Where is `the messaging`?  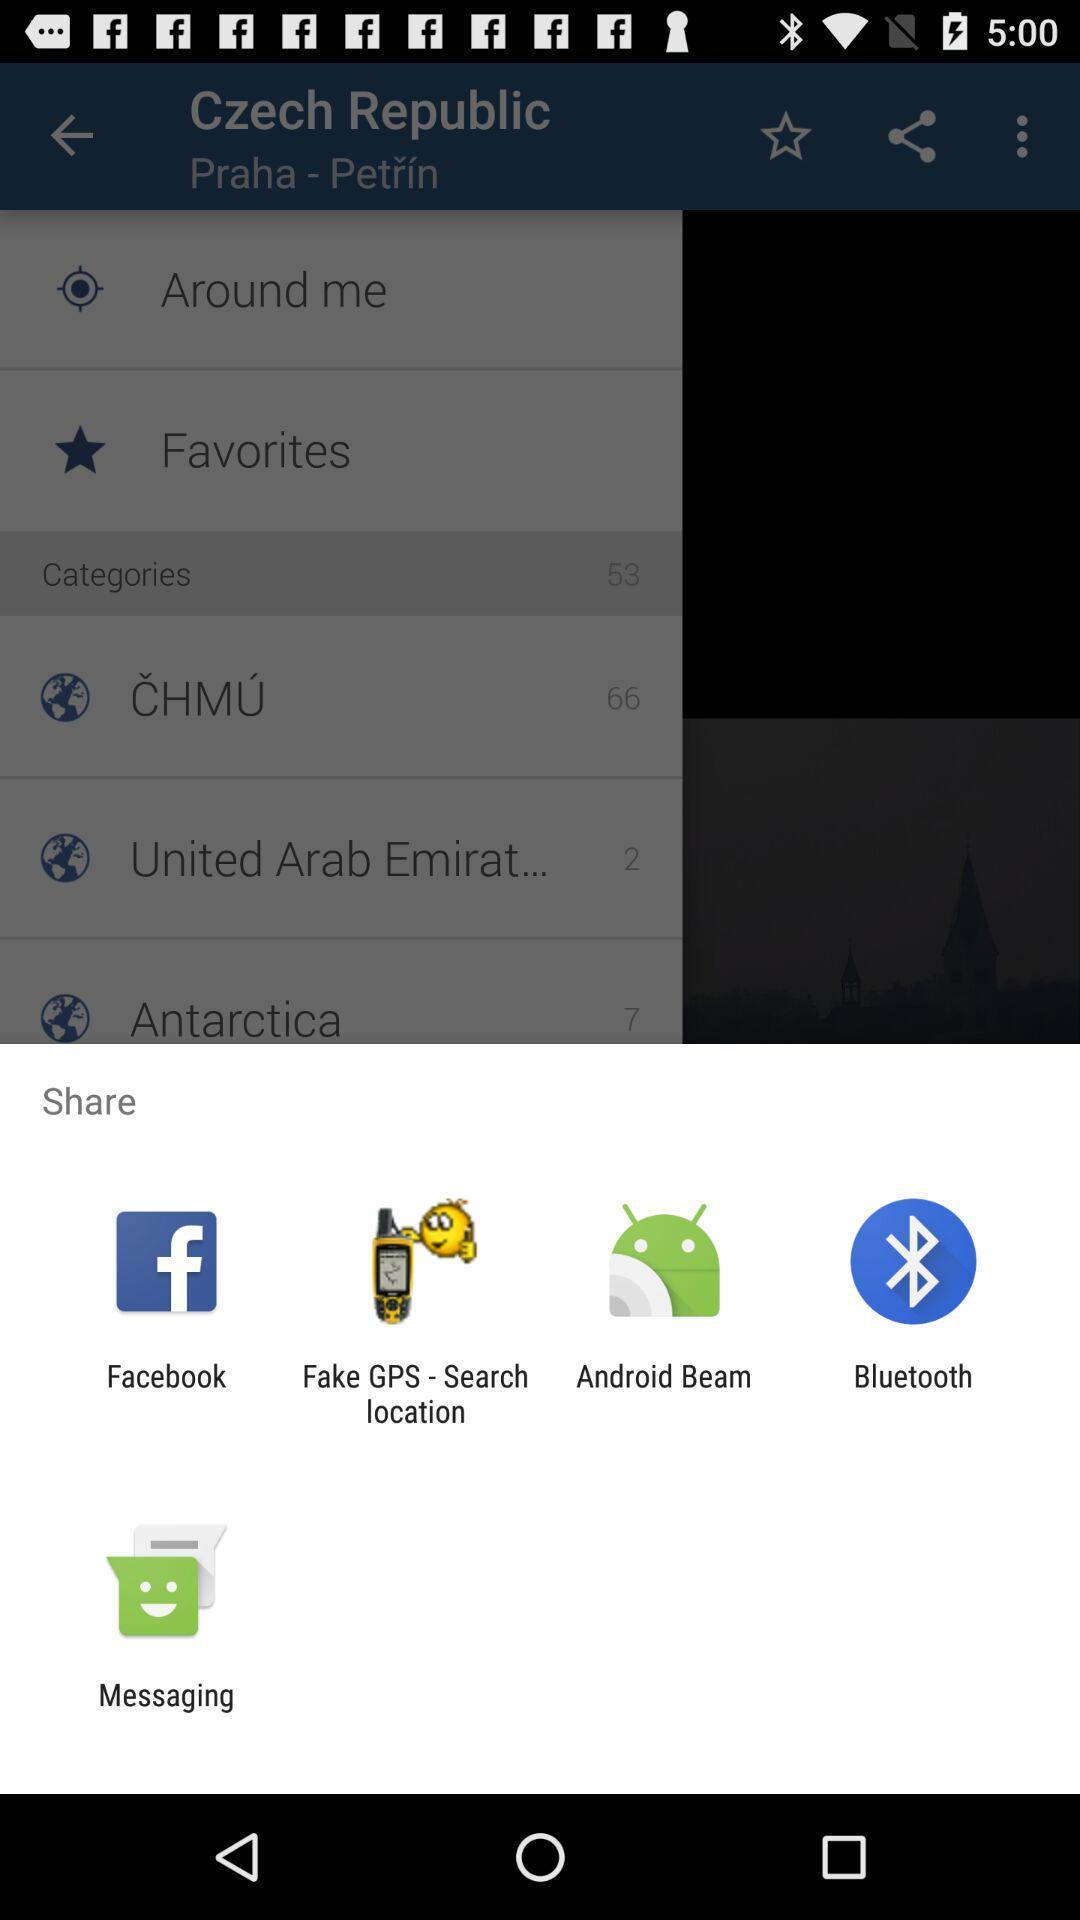 the messaging is located at coordinates (165, 1711).